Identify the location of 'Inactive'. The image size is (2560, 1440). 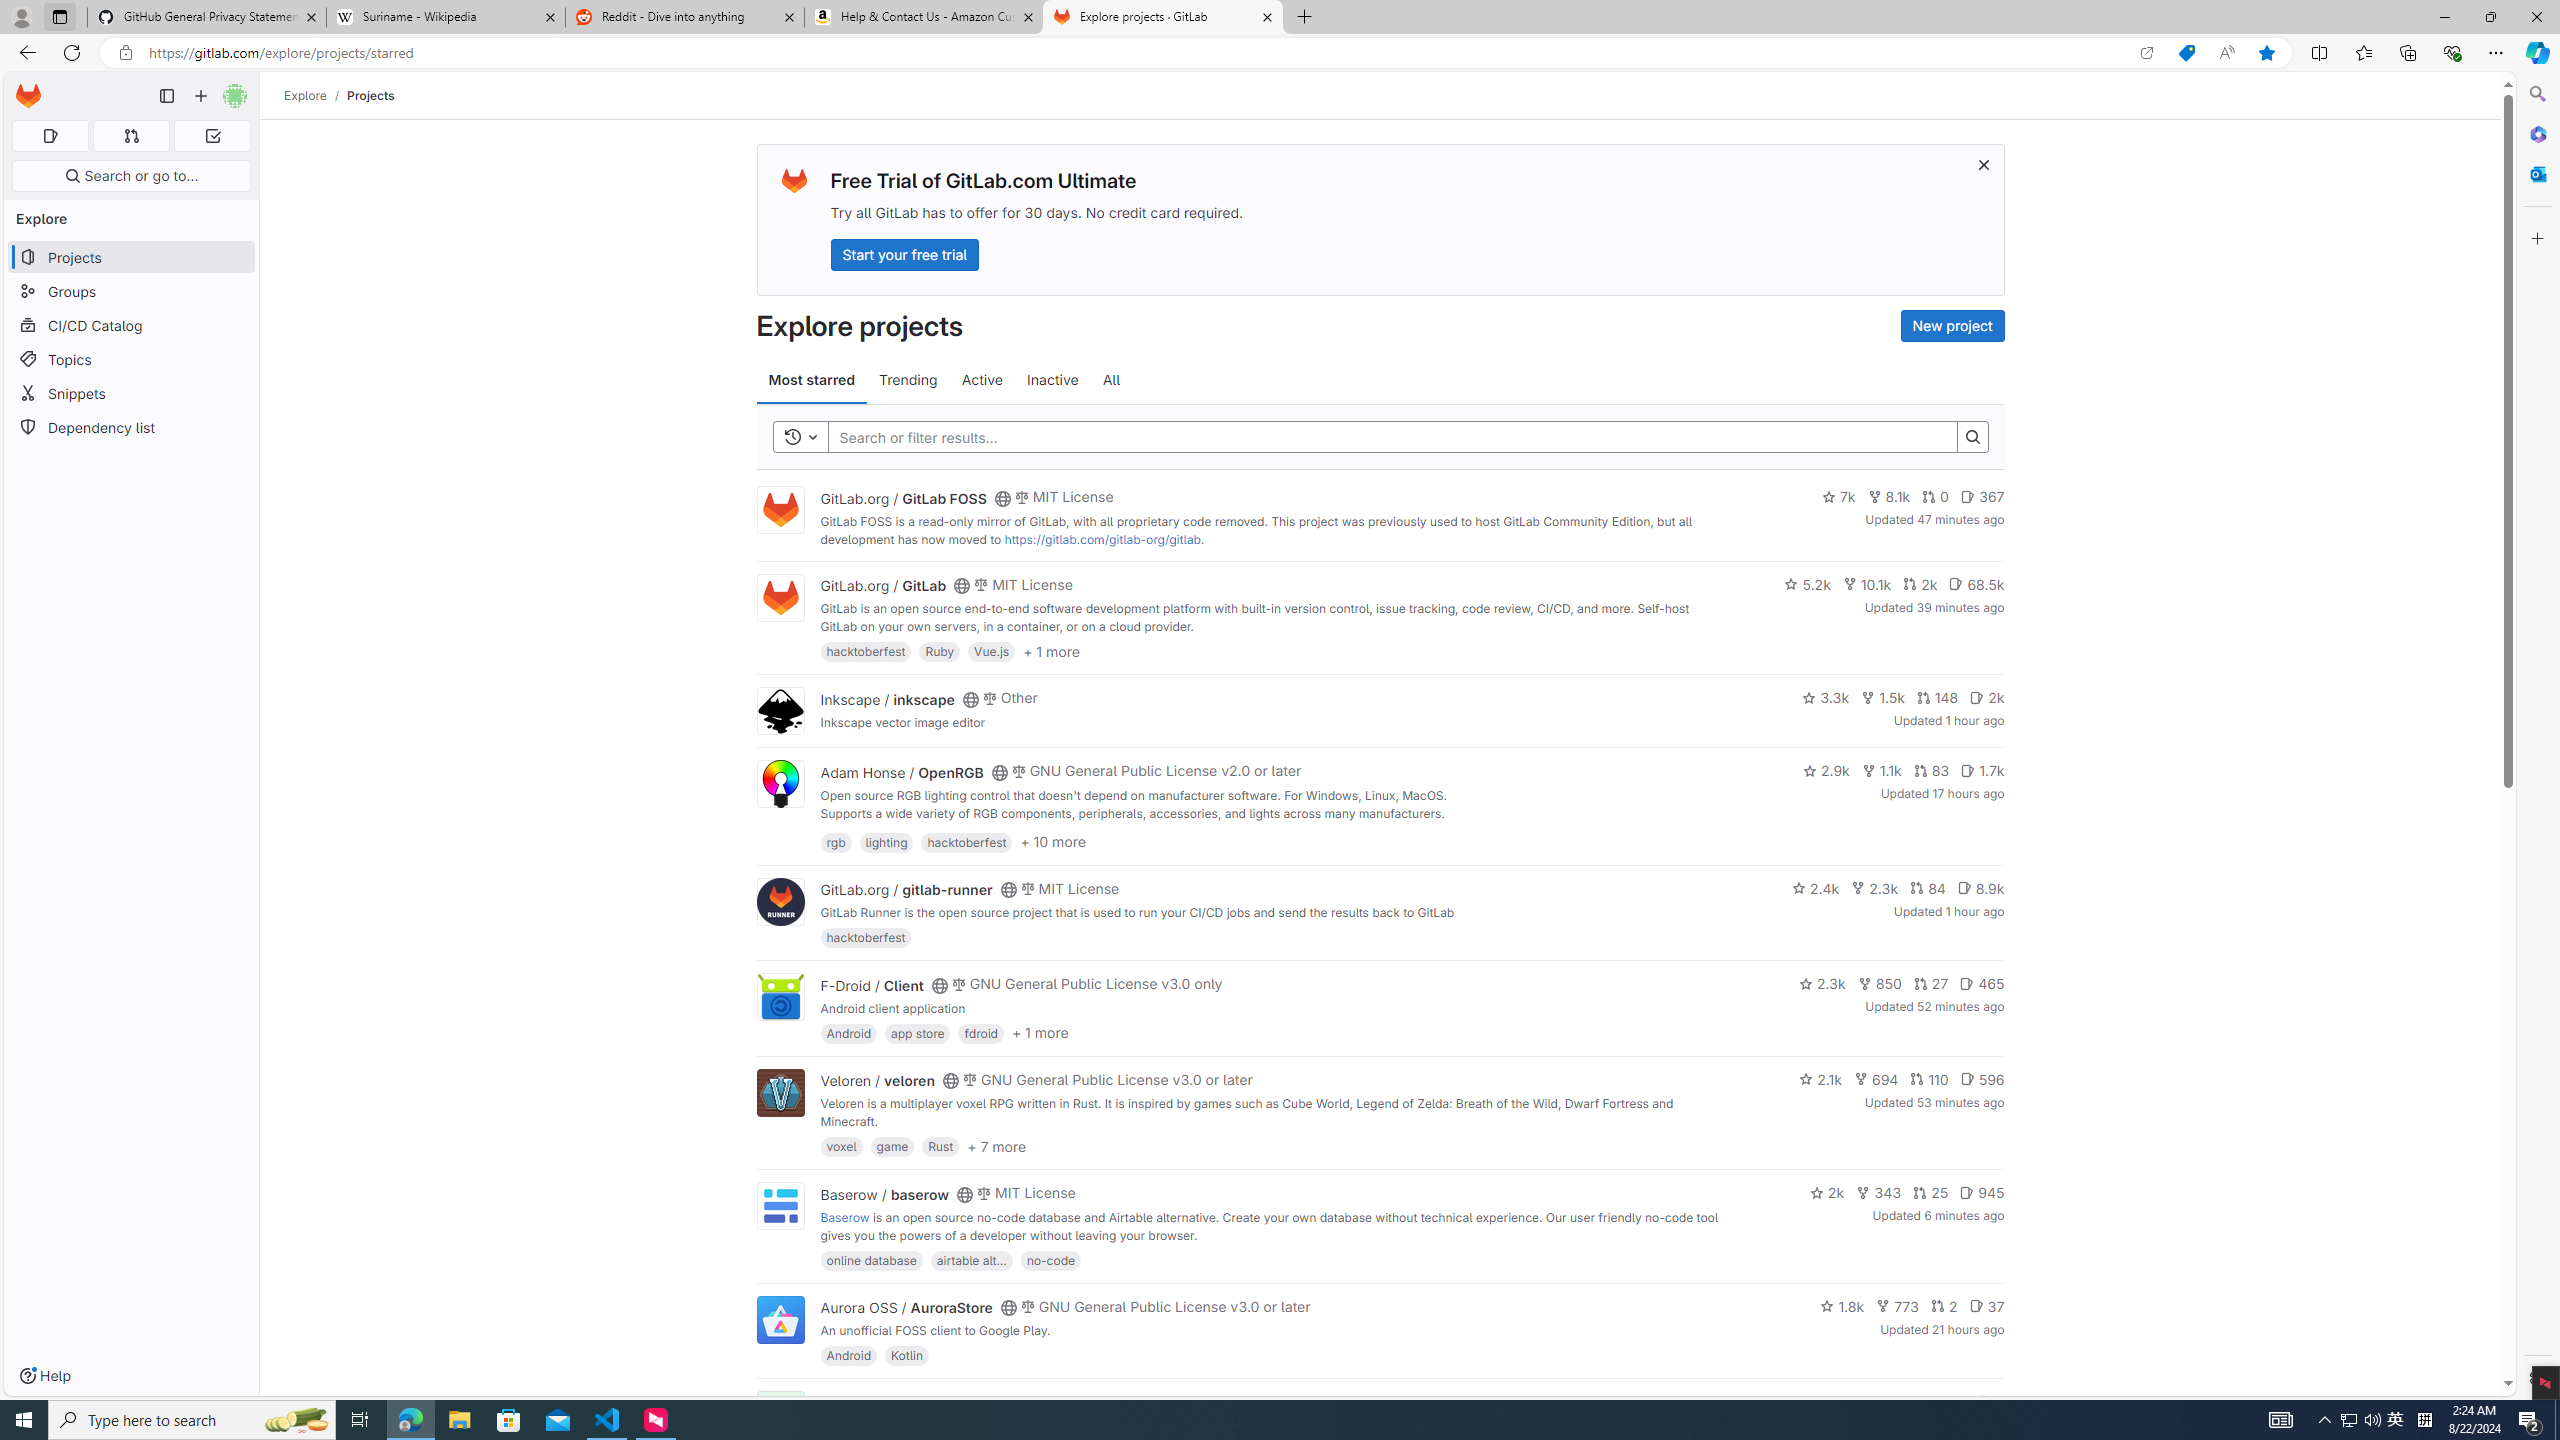
(1051, 379).